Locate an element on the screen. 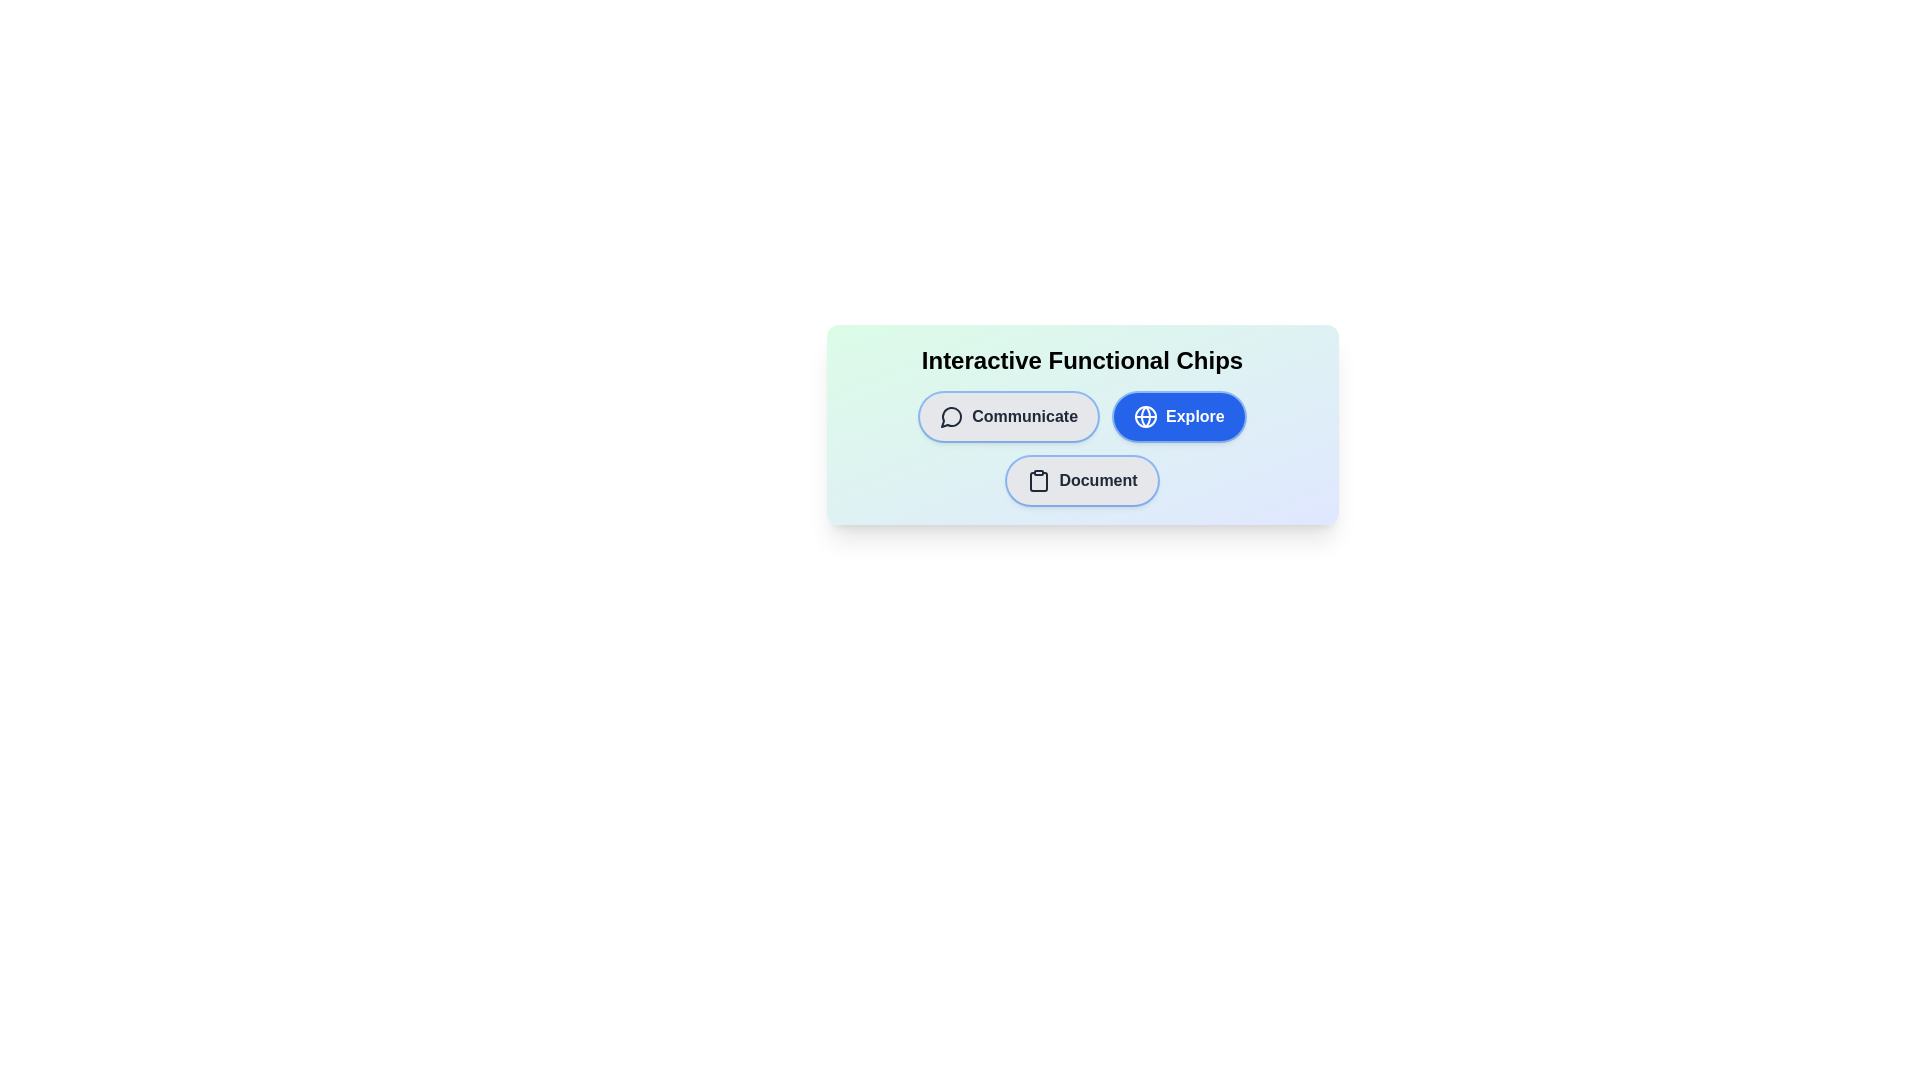 This screenshot has height=1080, width=1920. the header text 'Interactive Functional Chips' to interact with it is located at coordinates (1081, 361).